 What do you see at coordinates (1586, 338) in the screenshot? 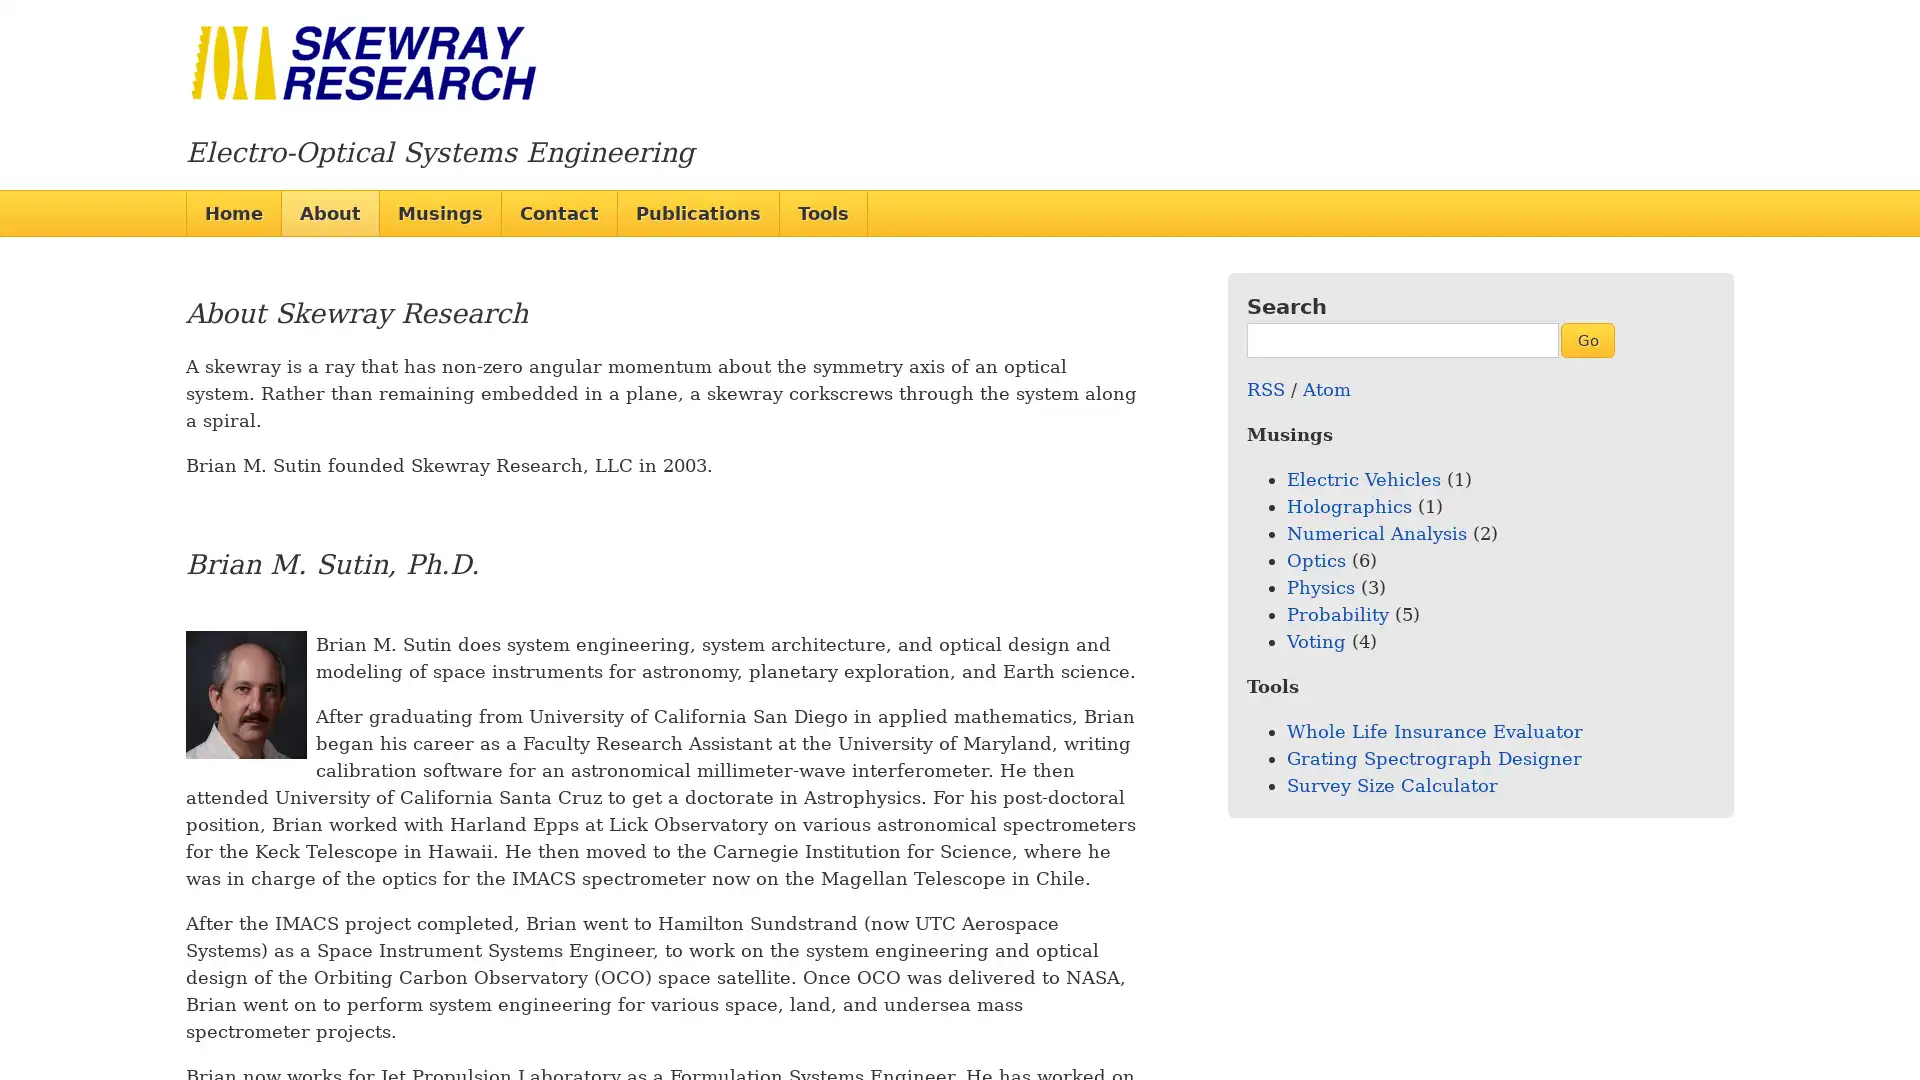
I see `Go` at bounding box center [1586, 338].